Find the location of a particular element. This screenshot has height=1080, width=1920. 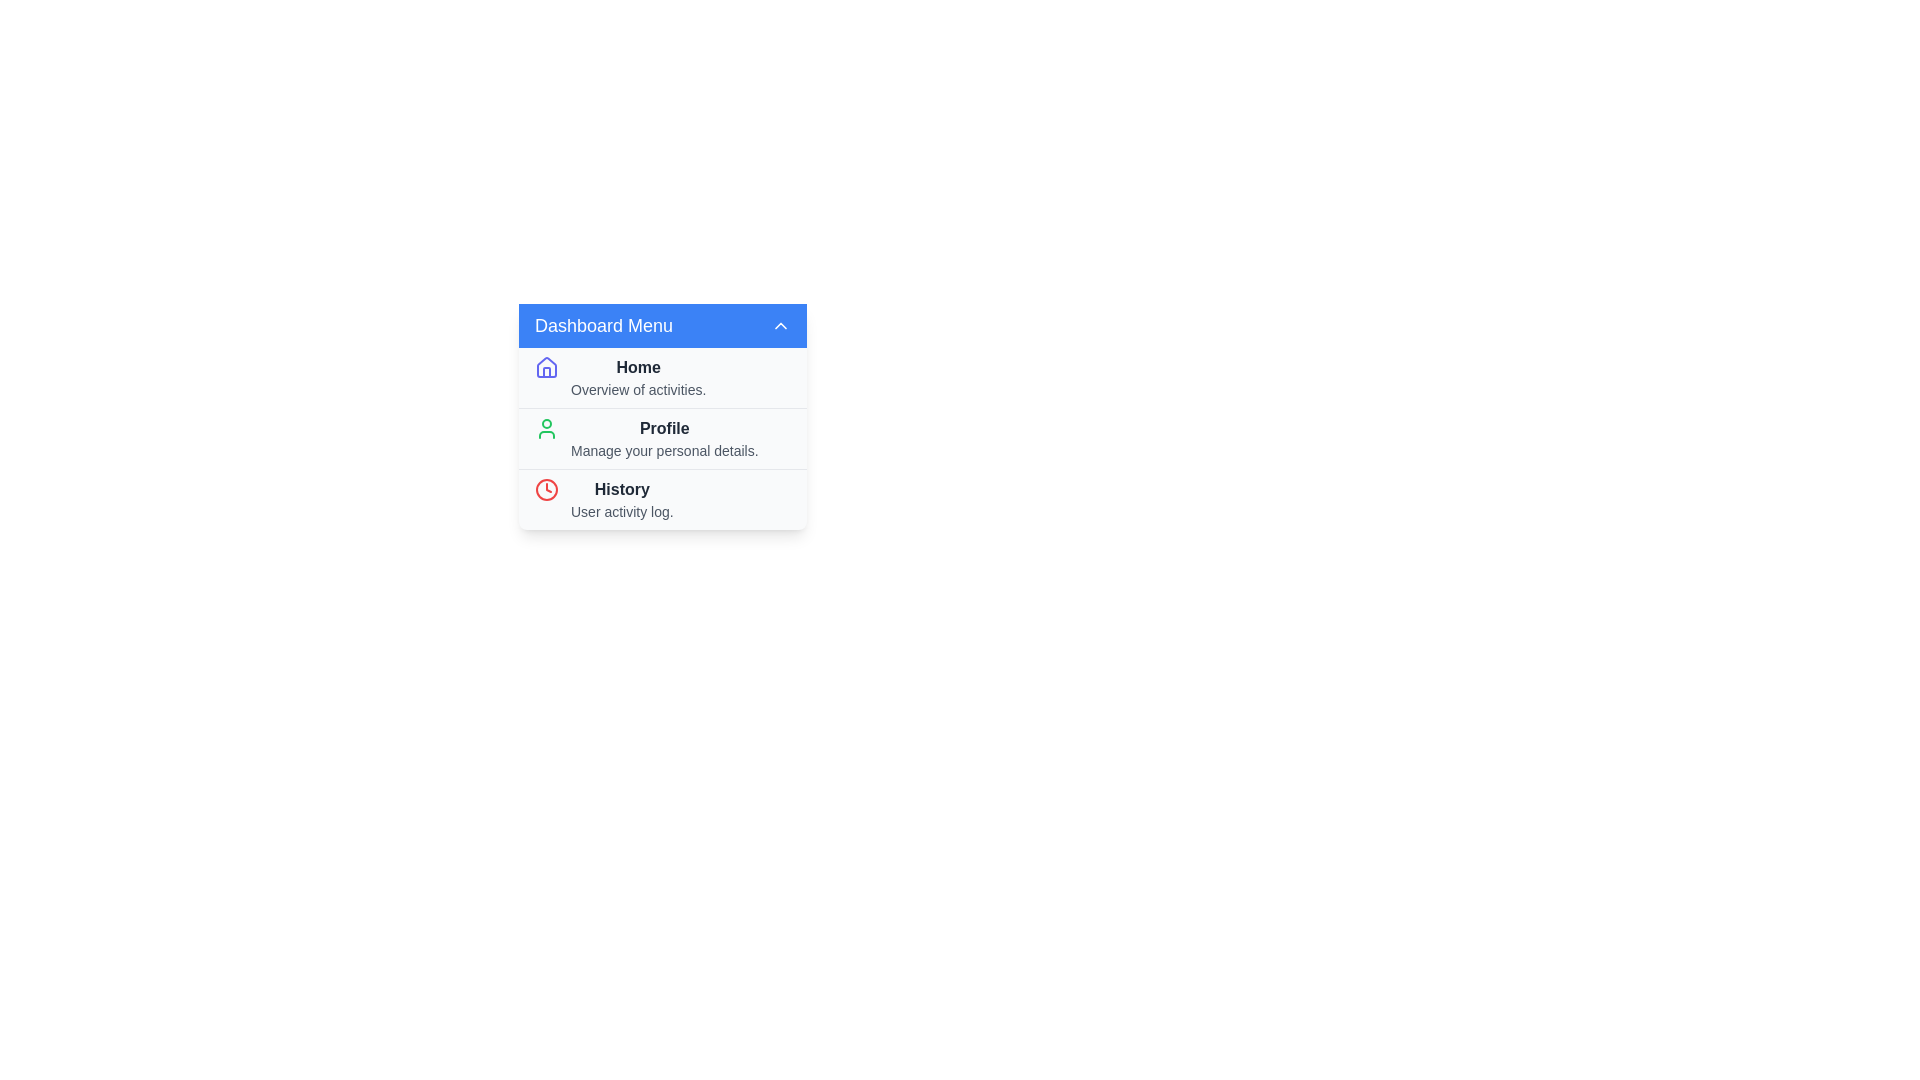

the 'Profile' section label located in the Dashboard Menu card, which identifies the section above the 'Manage your personal details.' text is located at coordinates (664, 427).